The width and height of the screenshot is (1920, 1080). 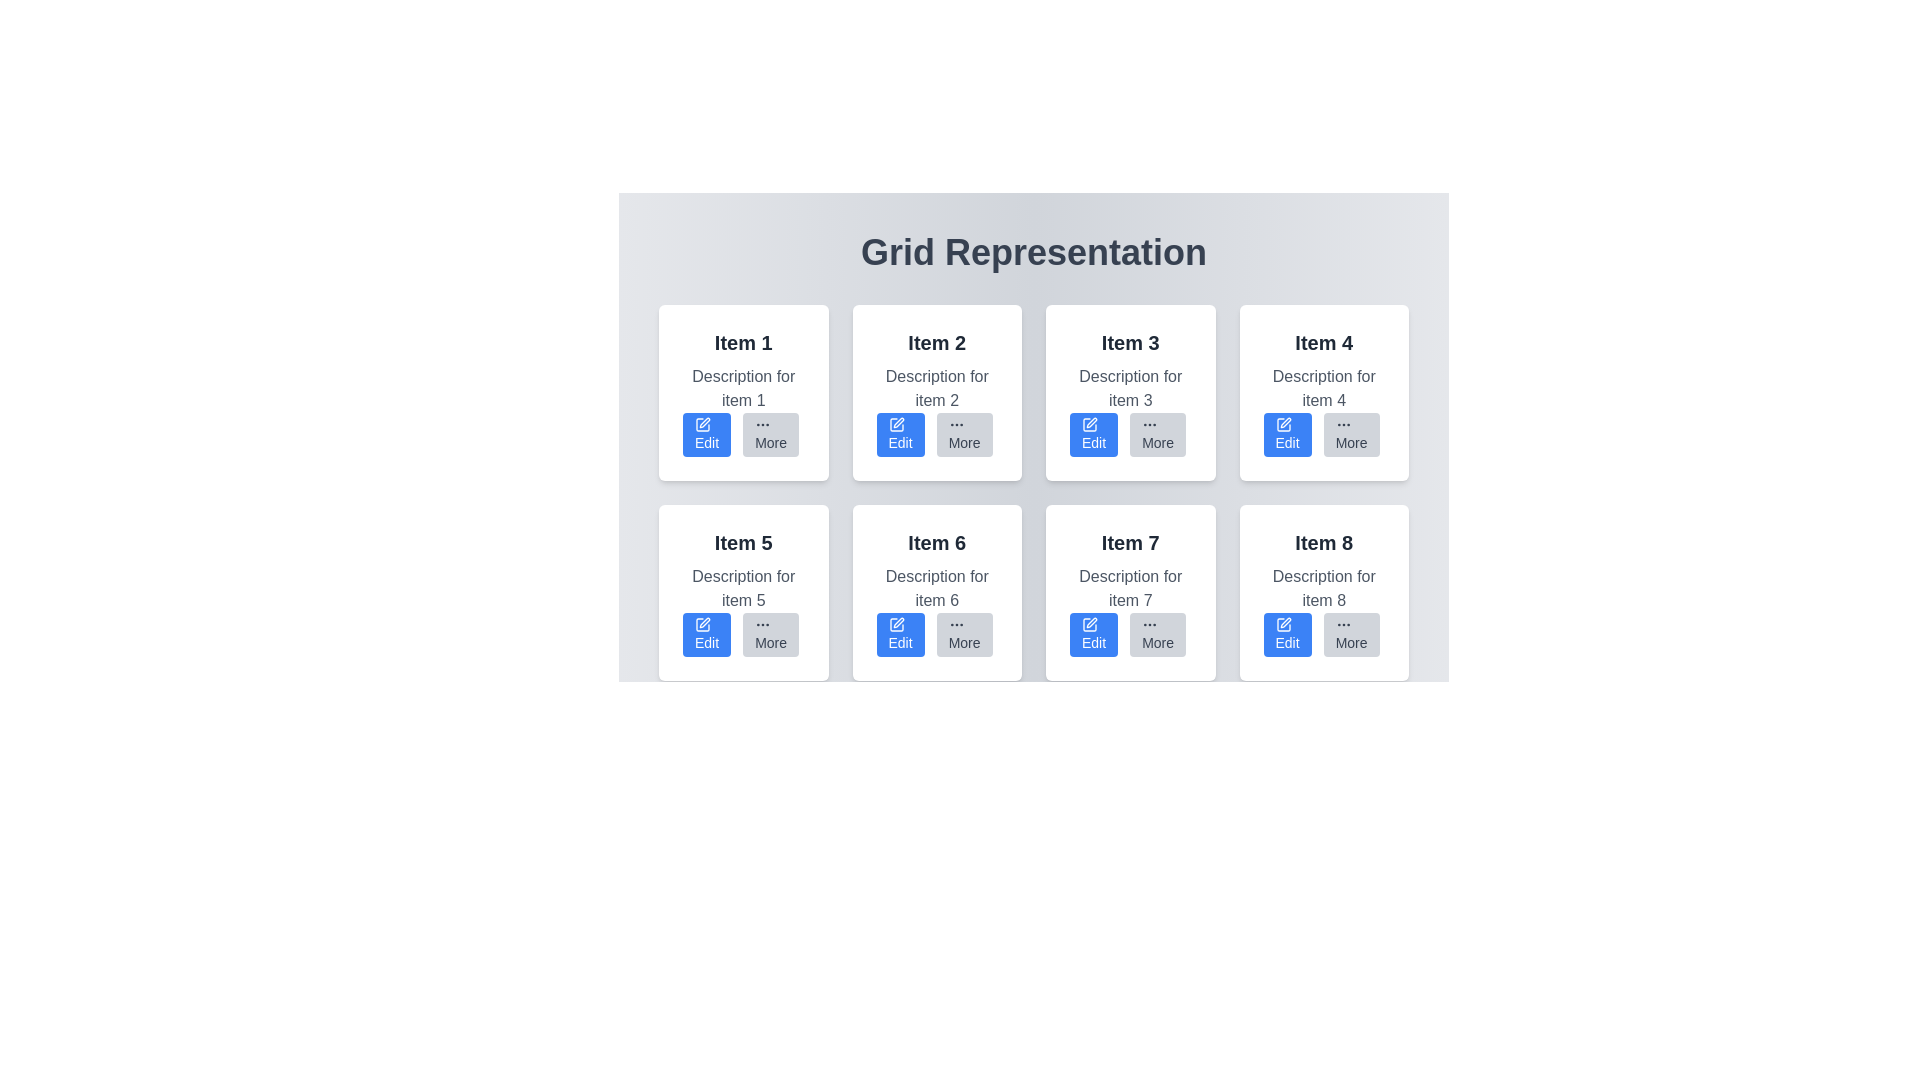 What do you see at coordinates (897, 622) in the screenshot?
I see `the edit-related icon located within the sixth item card of a 4x2 grid layout` at bounding box center [897, 622].